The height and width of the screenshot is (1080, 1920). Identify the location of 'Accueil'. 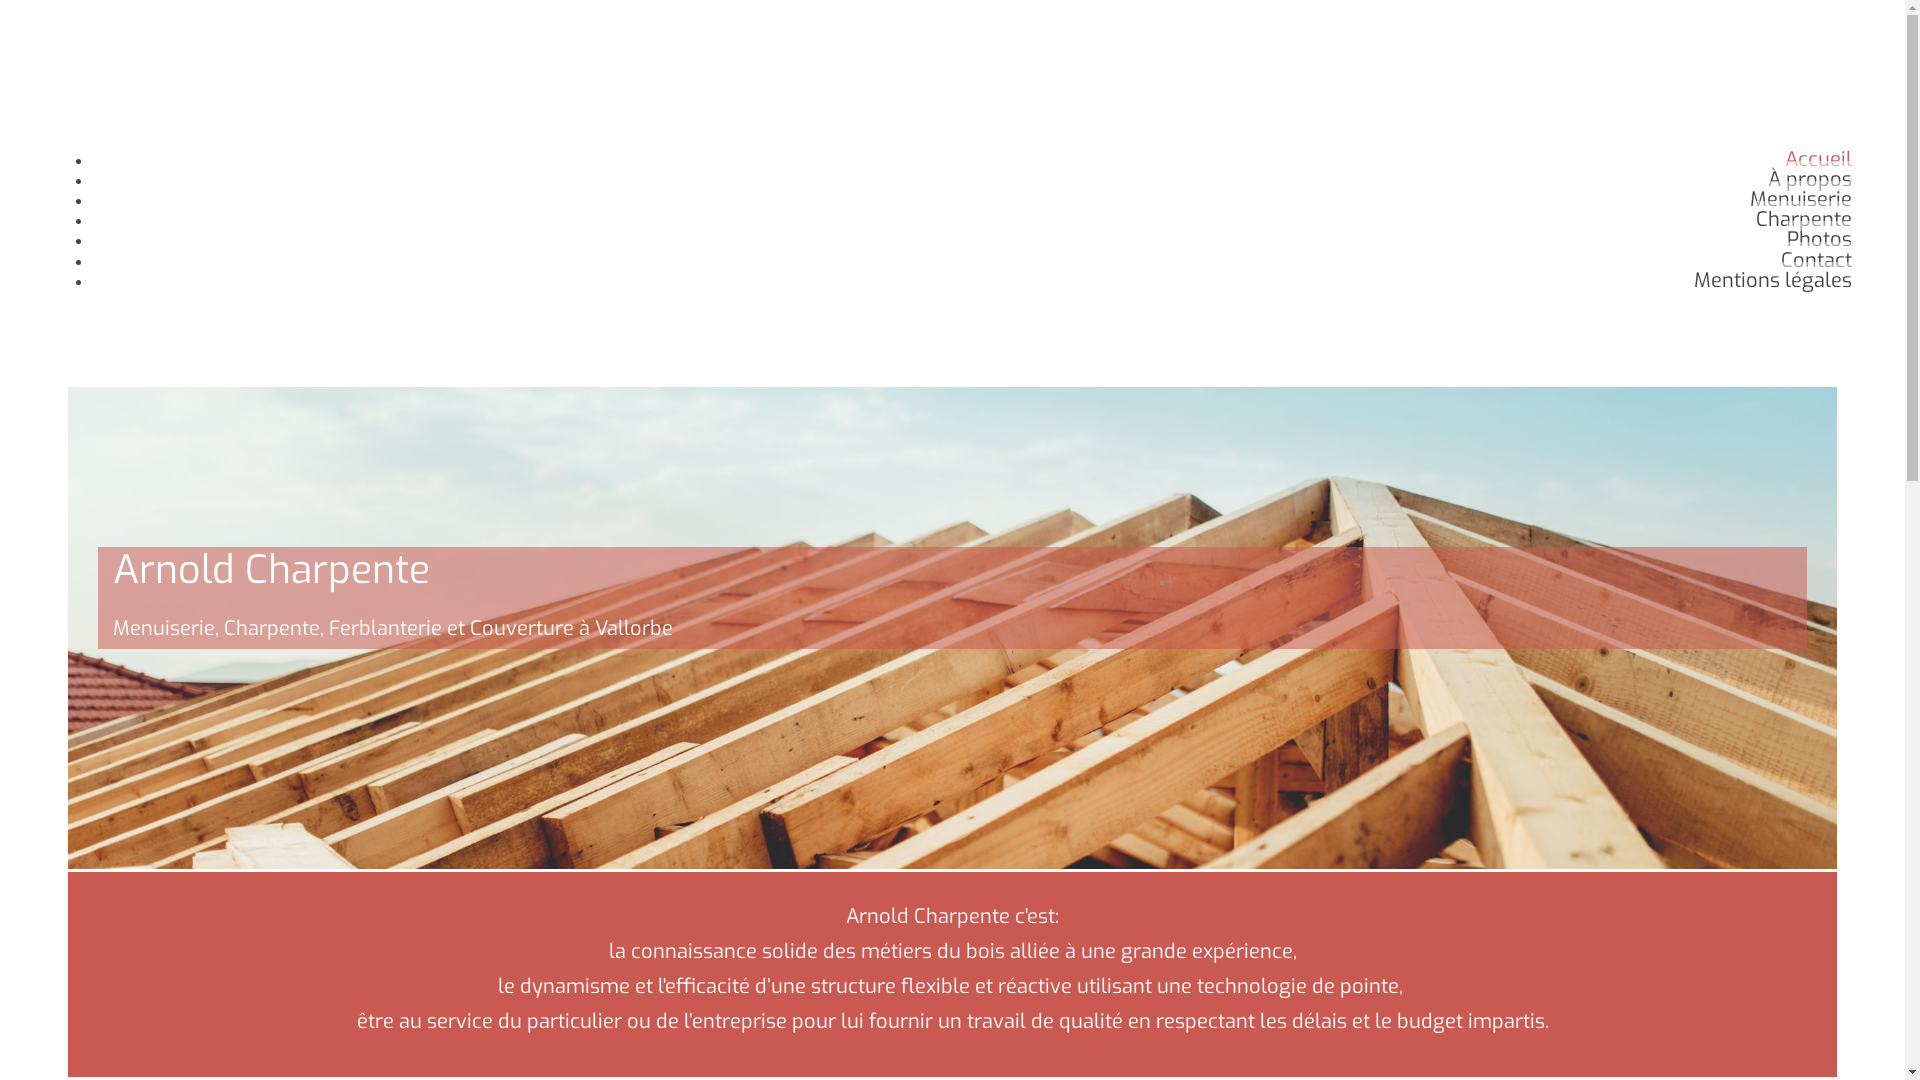
(1818, 158).